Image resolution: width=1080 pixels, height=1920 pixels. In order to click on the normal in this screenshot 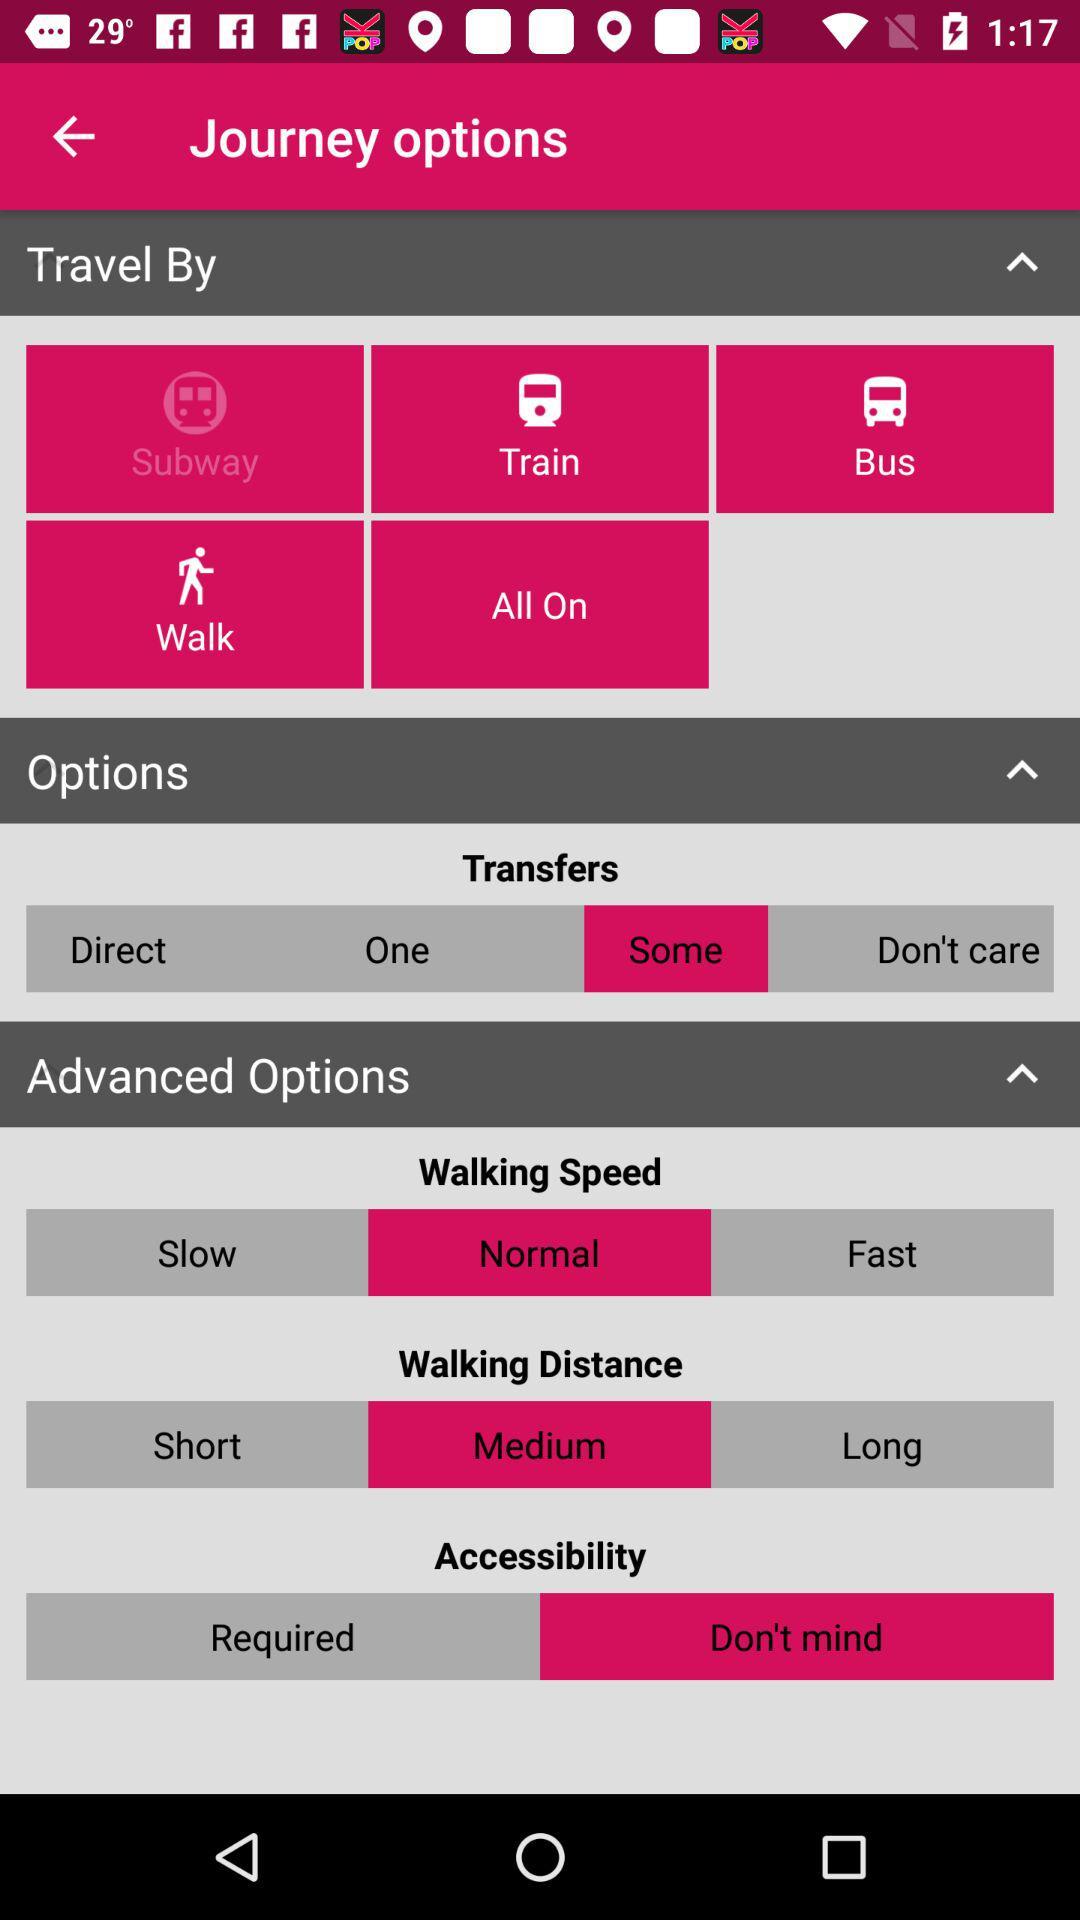, I will do `click(538, 1251)`.